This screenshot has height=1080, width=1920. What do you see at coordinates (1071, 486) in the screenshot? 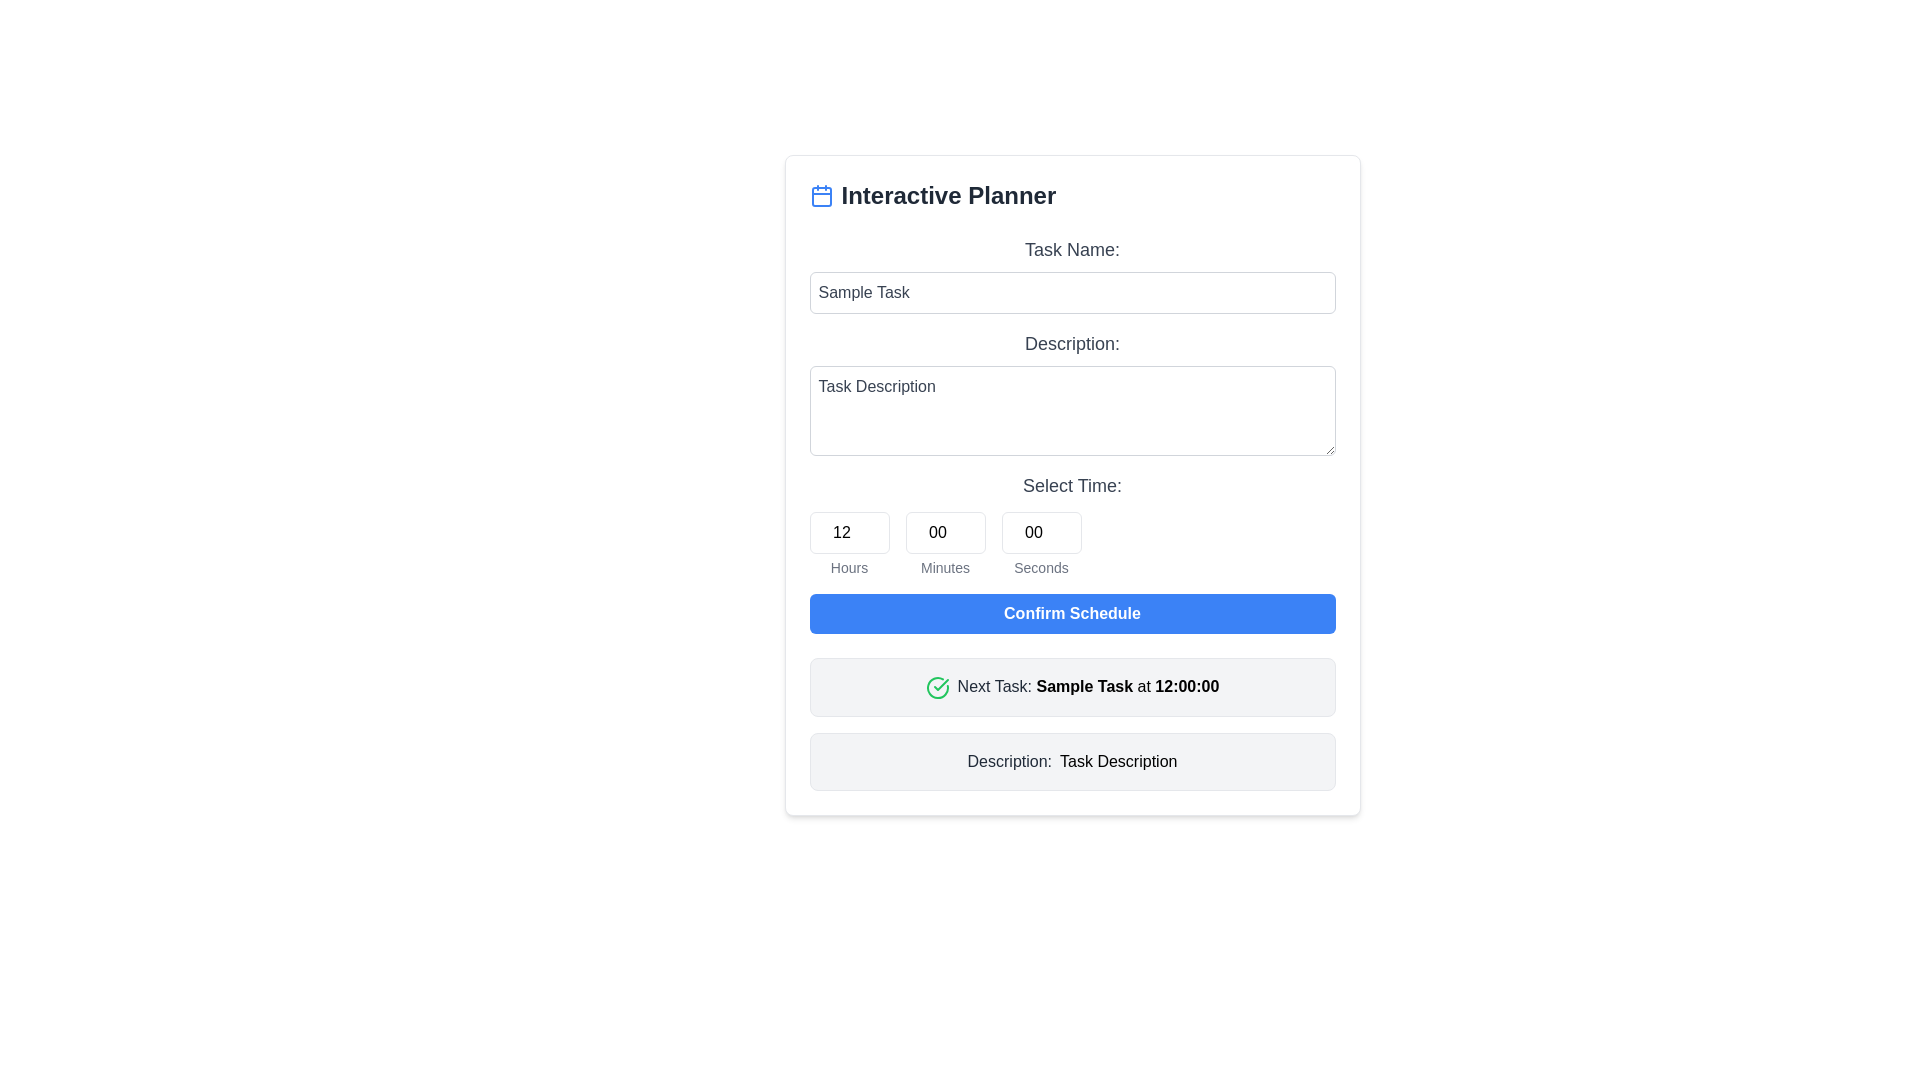
I see `the fourth Text Label that indicates the purpose of the time input fields, positioned below the 'Description:' label and above the input fields` at bounding box center [1071, 486].